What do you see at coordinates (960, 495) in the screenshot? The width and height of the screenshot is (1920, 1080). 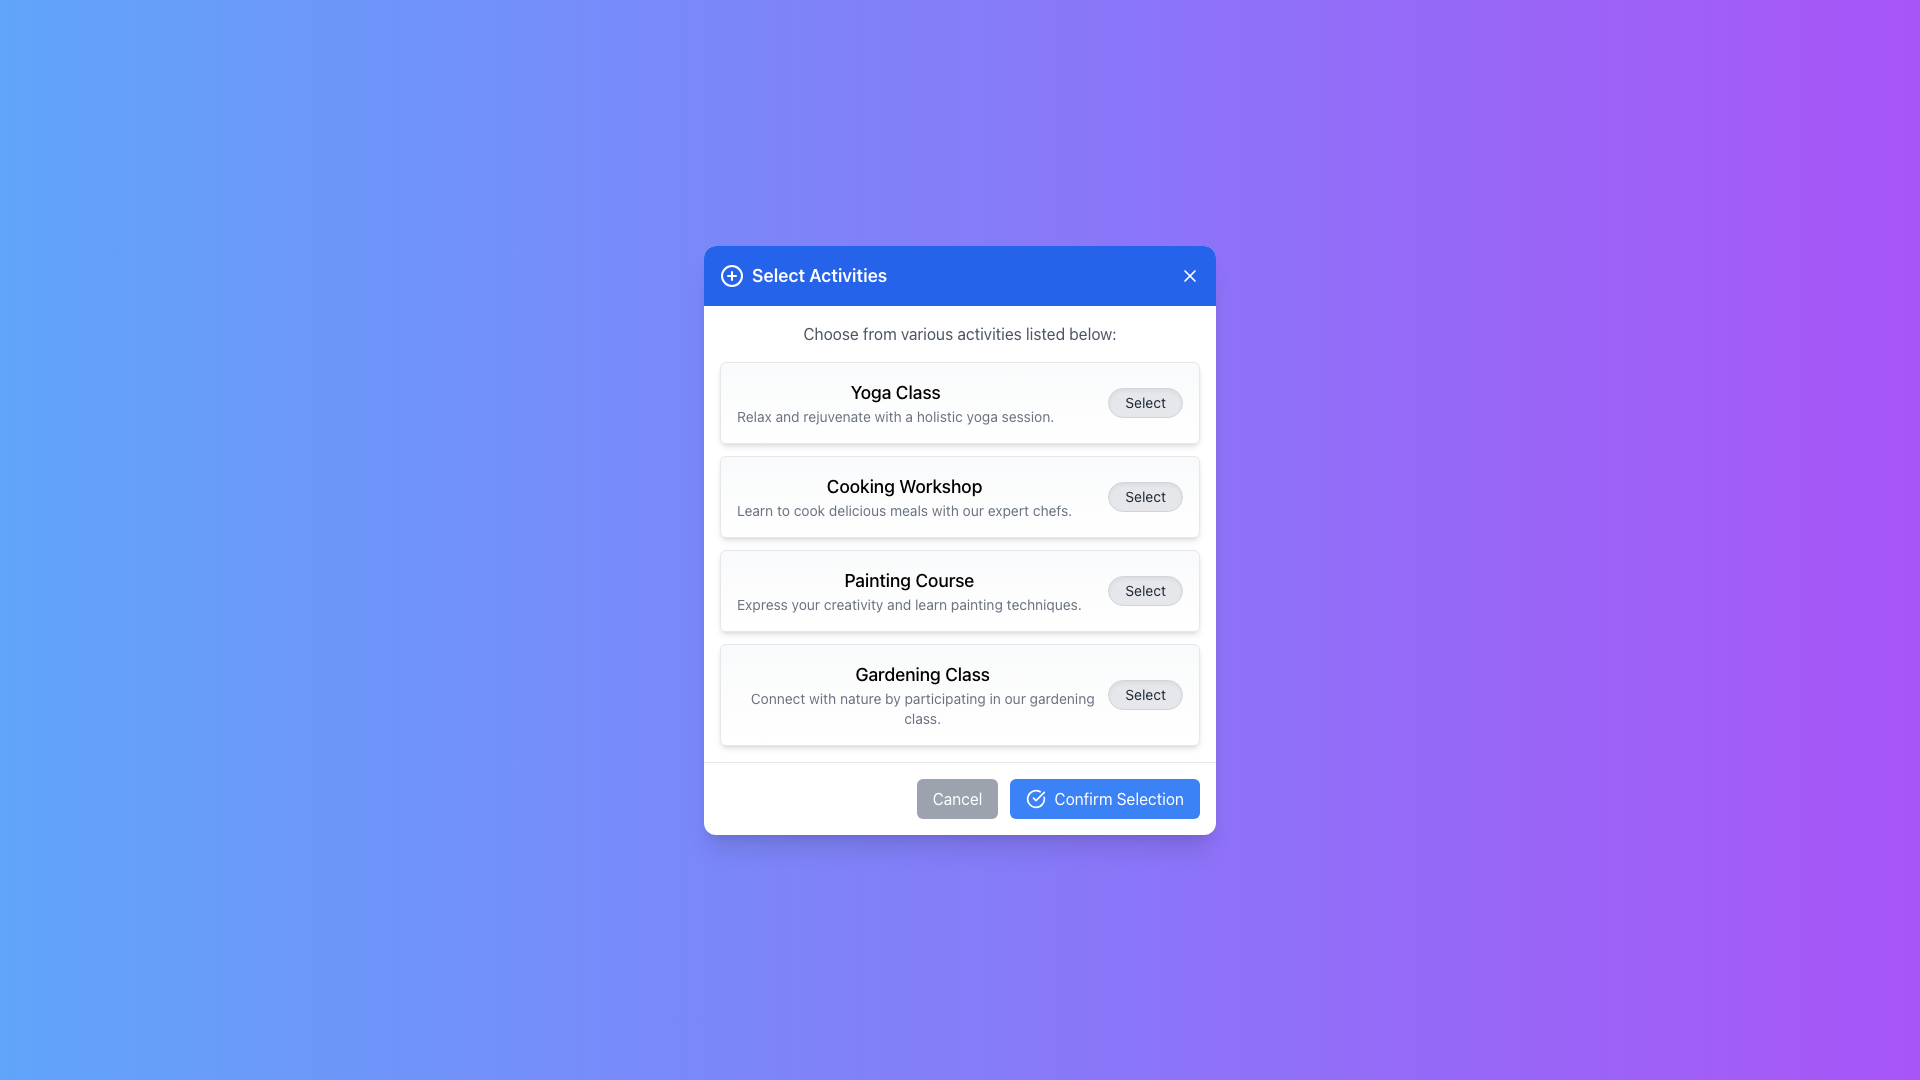 I see `information provided on the 'Cooking Workshop' card, which is the second card in the 'Select Activities' dialog box, located beneath the 'Yoga Class' card` at bounding box center [960, 495].